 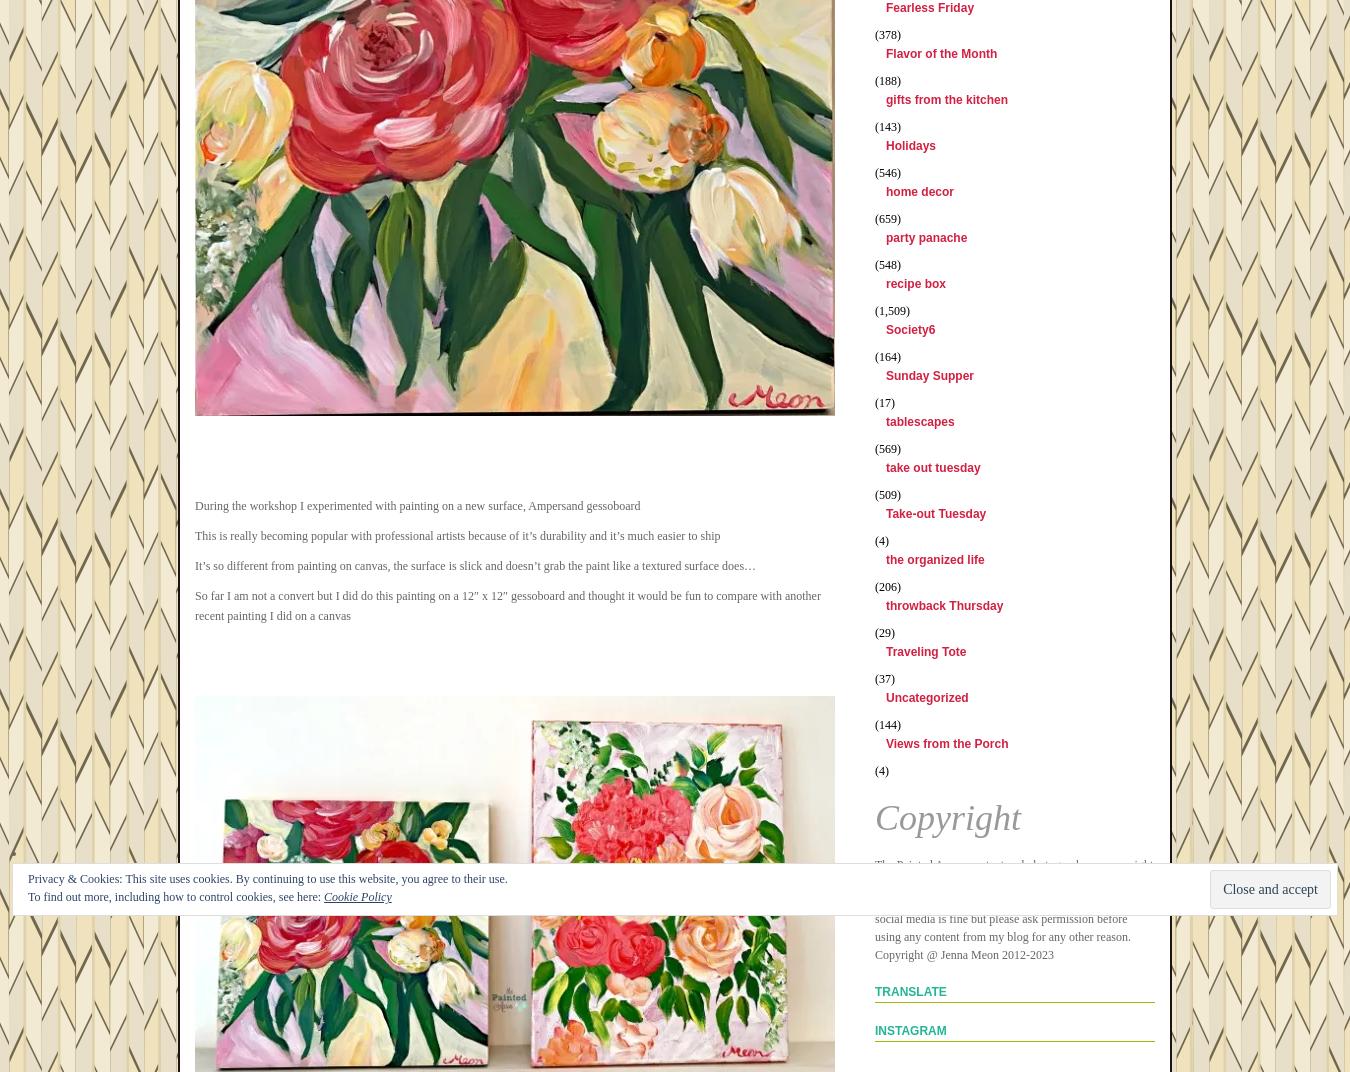 I want to click on '(144)', so click(x=874, y=723).